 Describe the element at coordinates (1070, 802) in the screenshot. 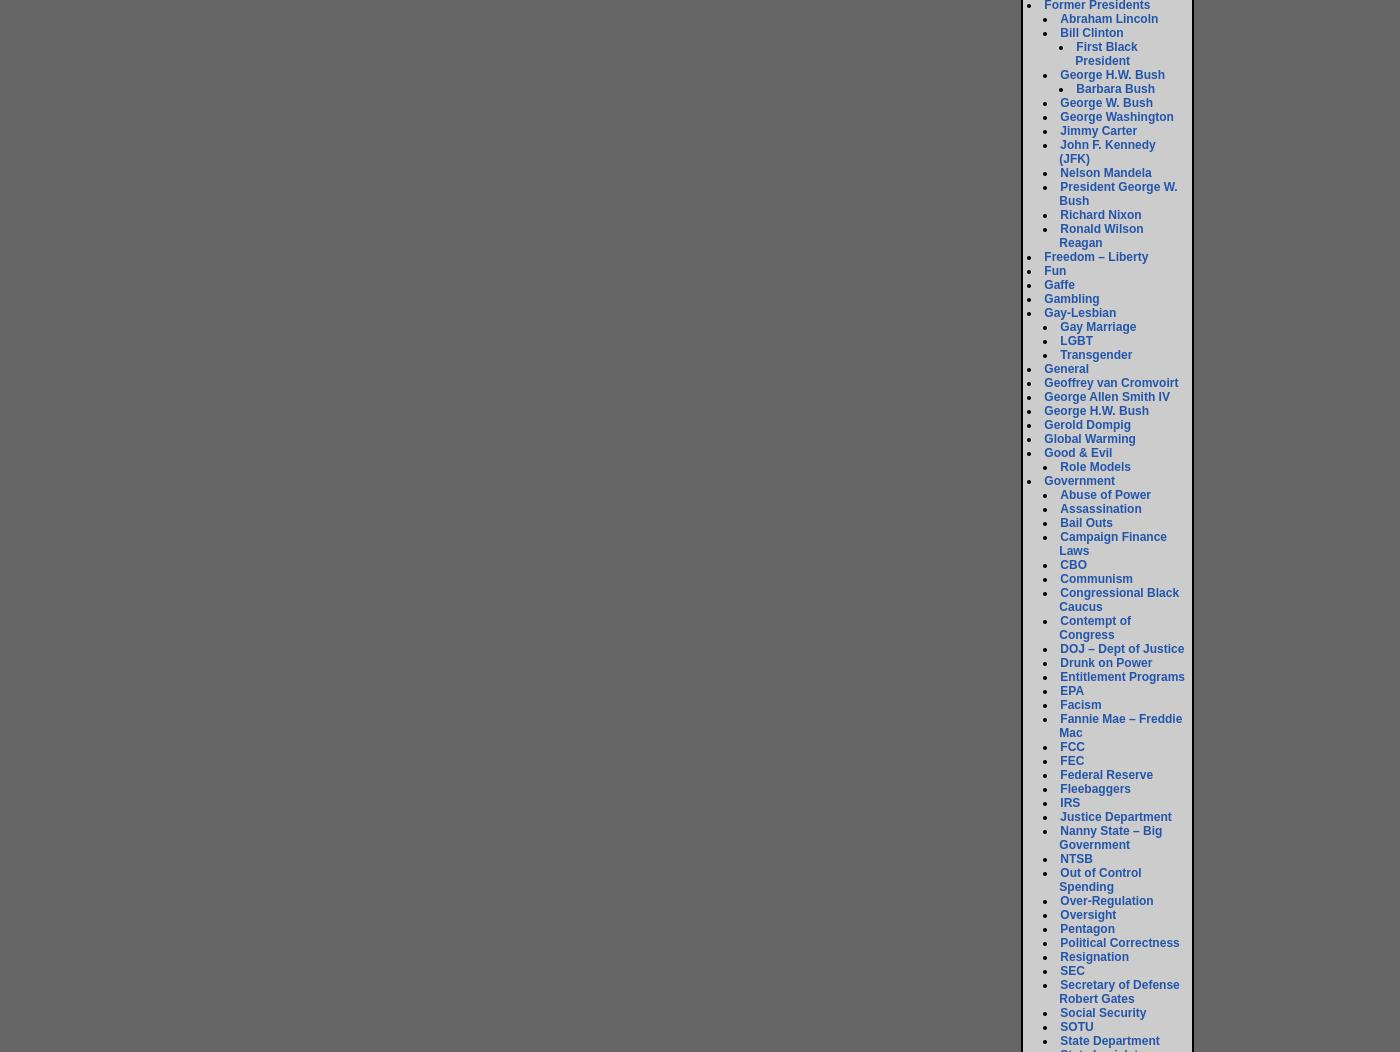

I see `'IRS'` at that location.